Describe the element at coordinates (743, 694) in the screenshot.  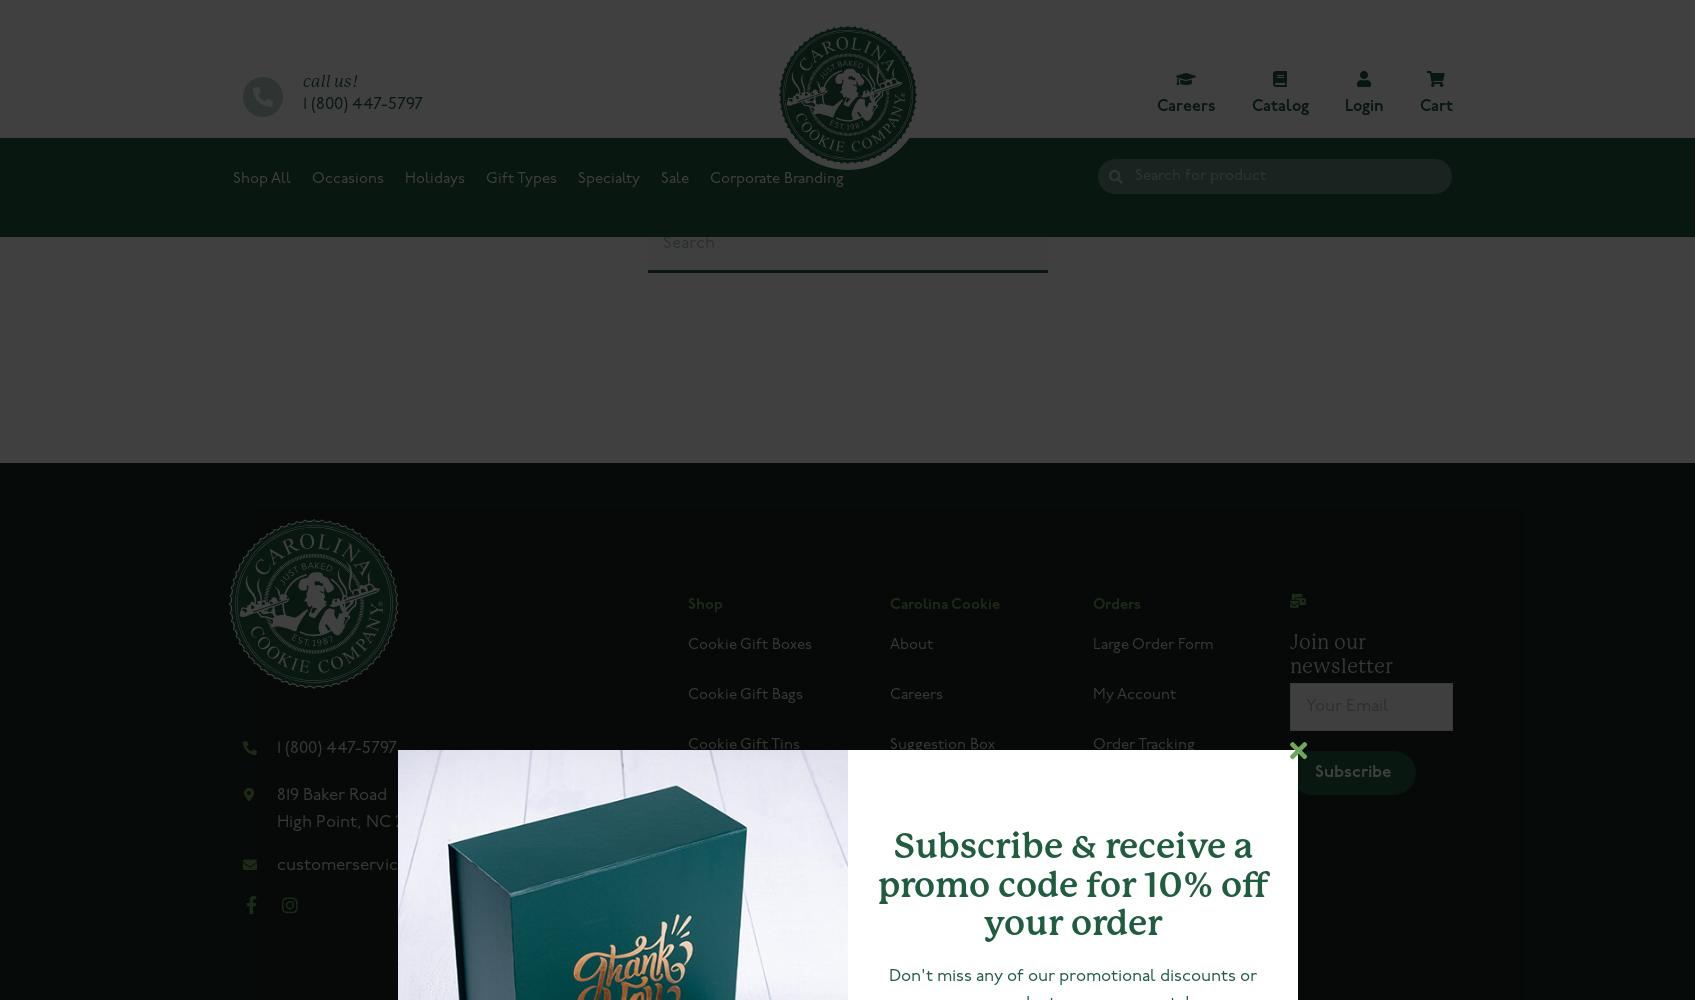
I see `'Cookie Gift Bags'` at that location.